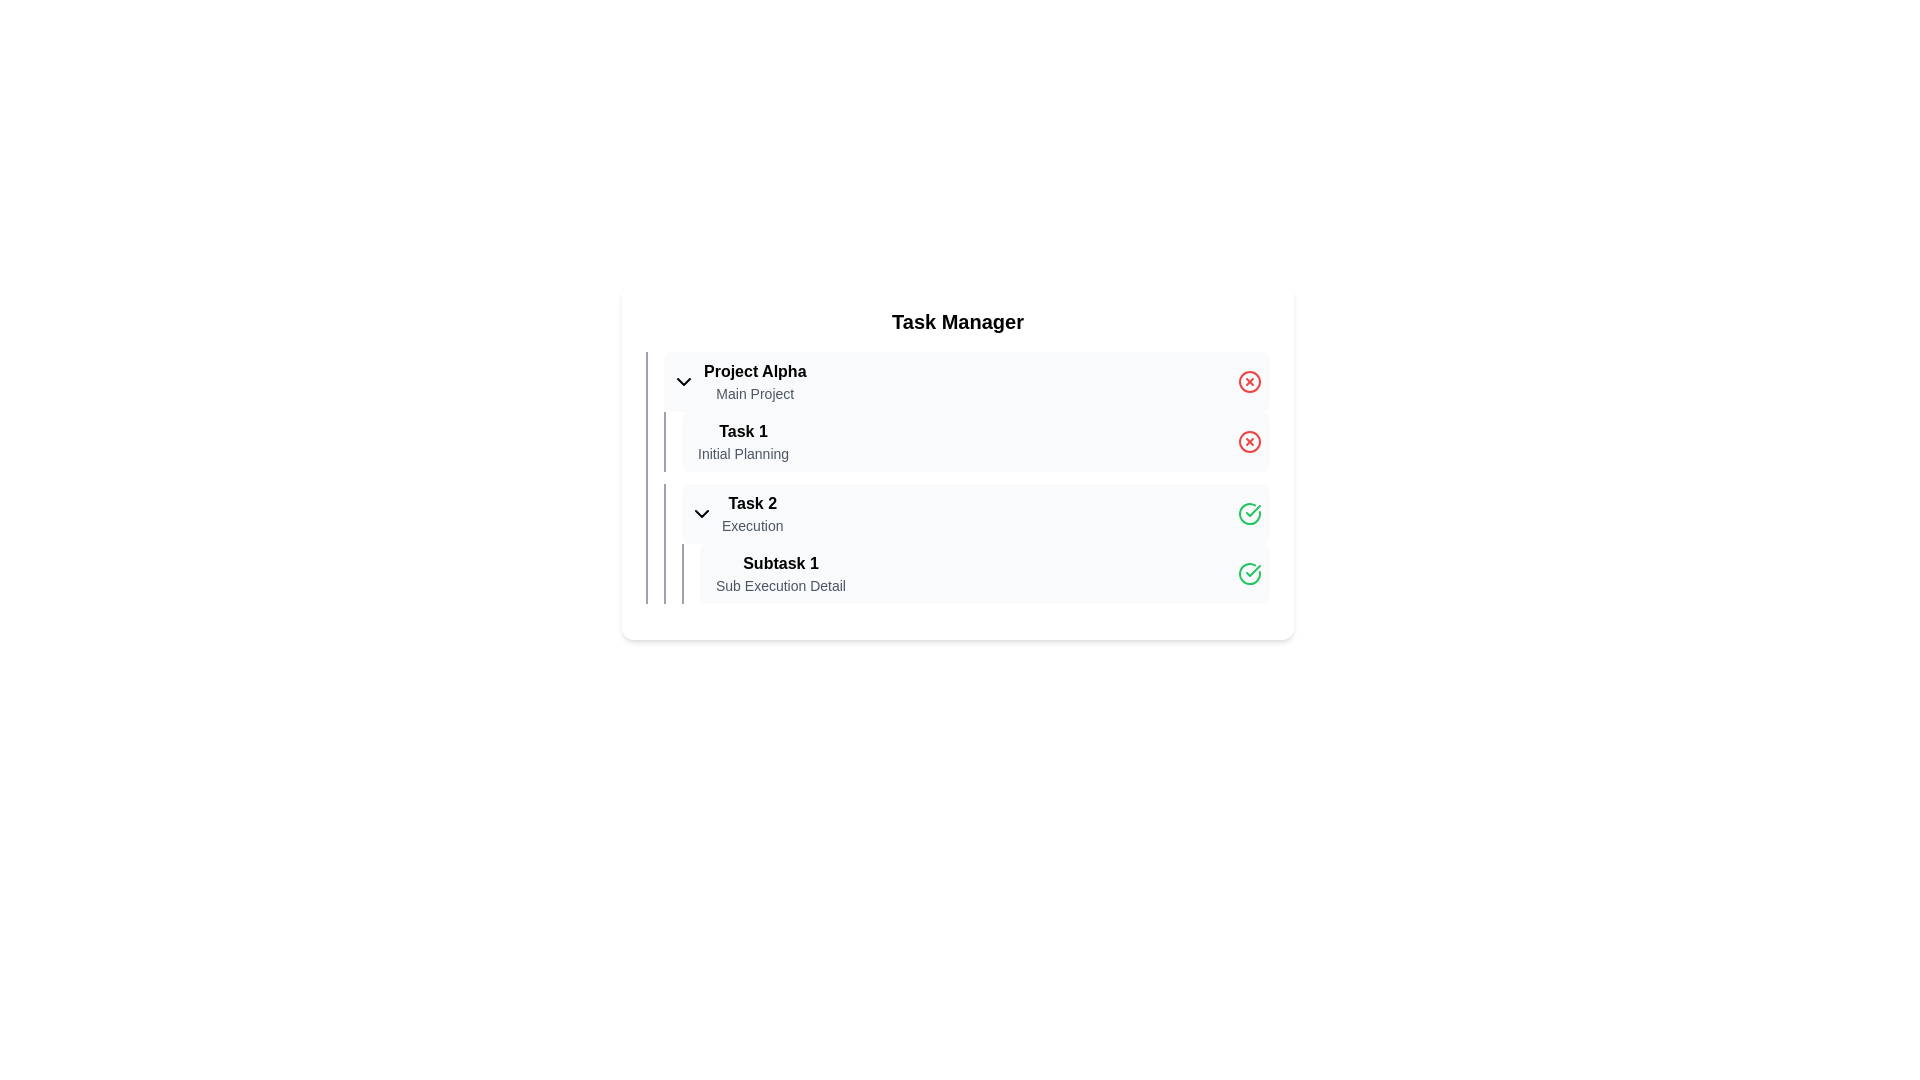 Image resolution: width=1920 pixels, height=1080 pixels. What do you see at coordinates (966, 543) in the screenshot?
I see `the task item in the task management interface` at bounding box center [966, 543].